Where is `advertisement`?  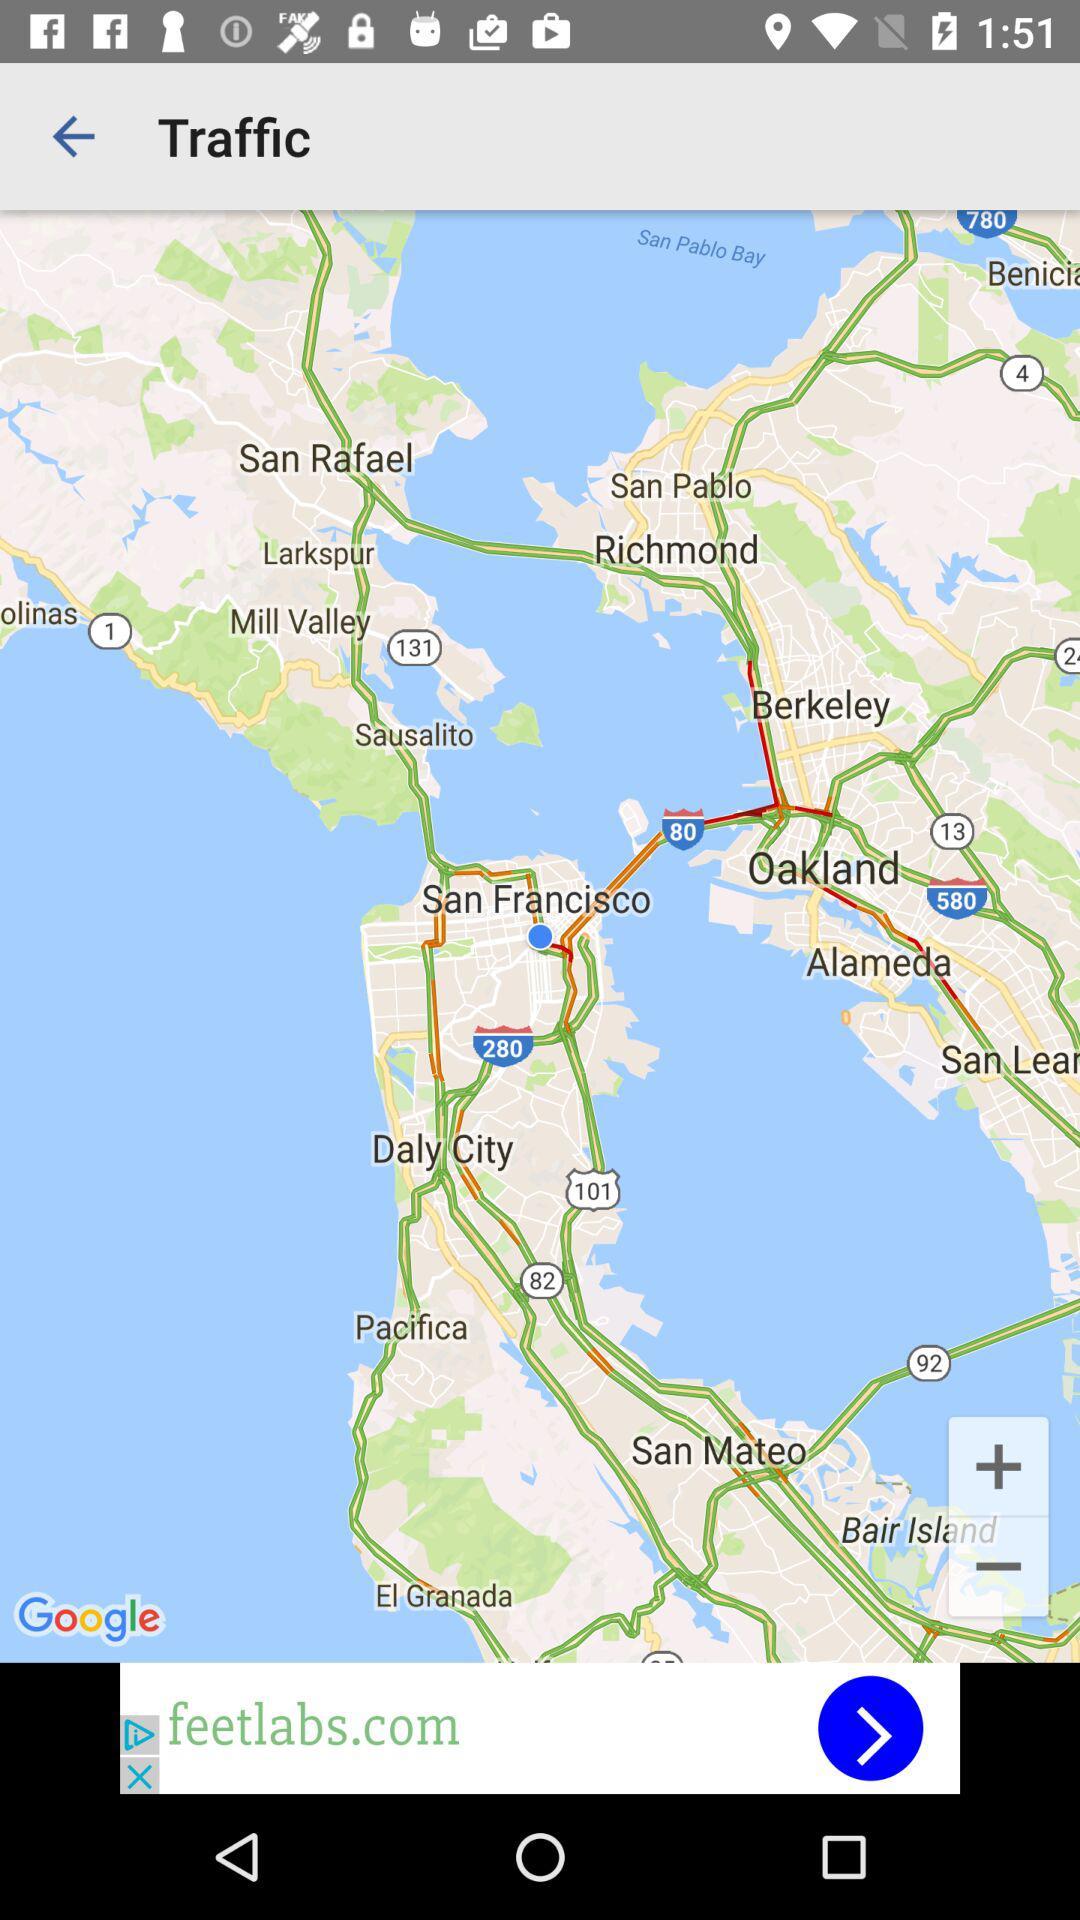
advertisement is located at coordinates (540, 1727).